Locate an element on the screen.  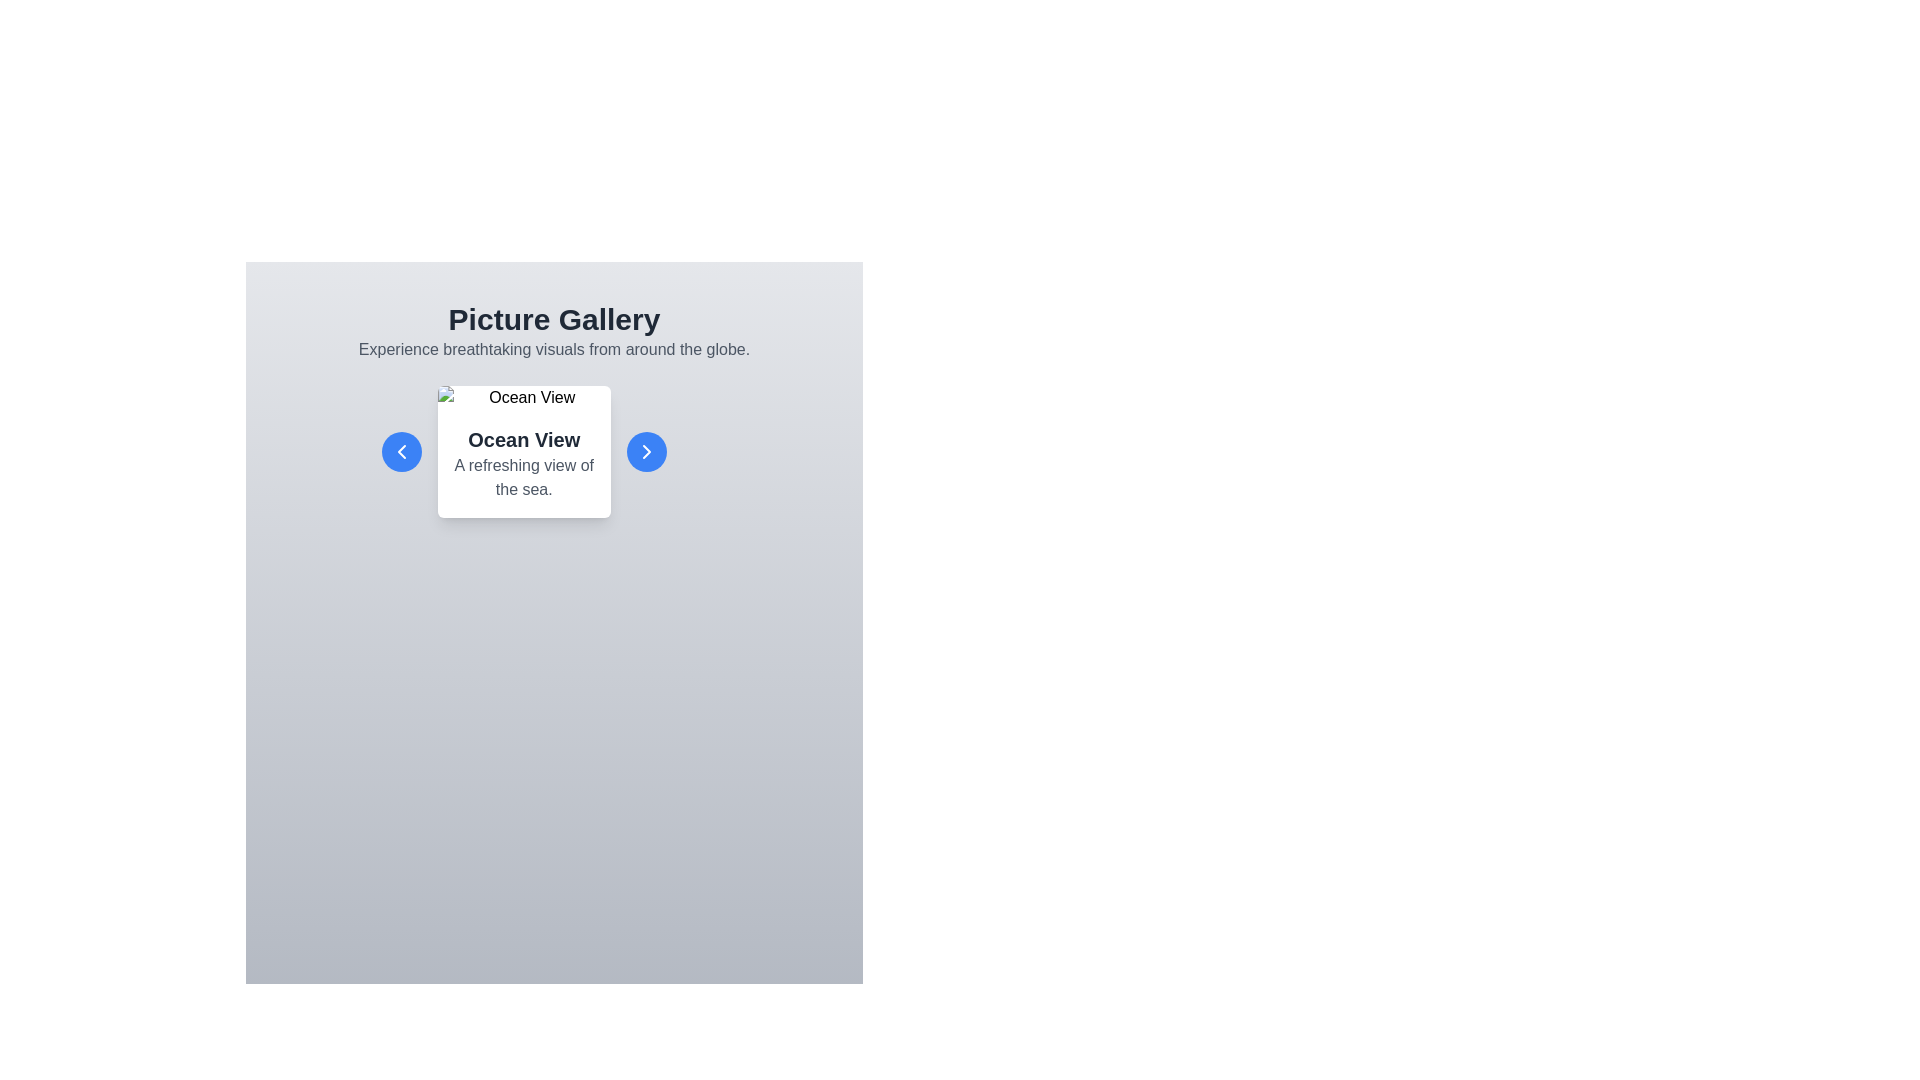
the left-facing chevron arrow icon within the circular blue button located to the left of the 'Ocean View' content area is located at coordinates (401, 451).